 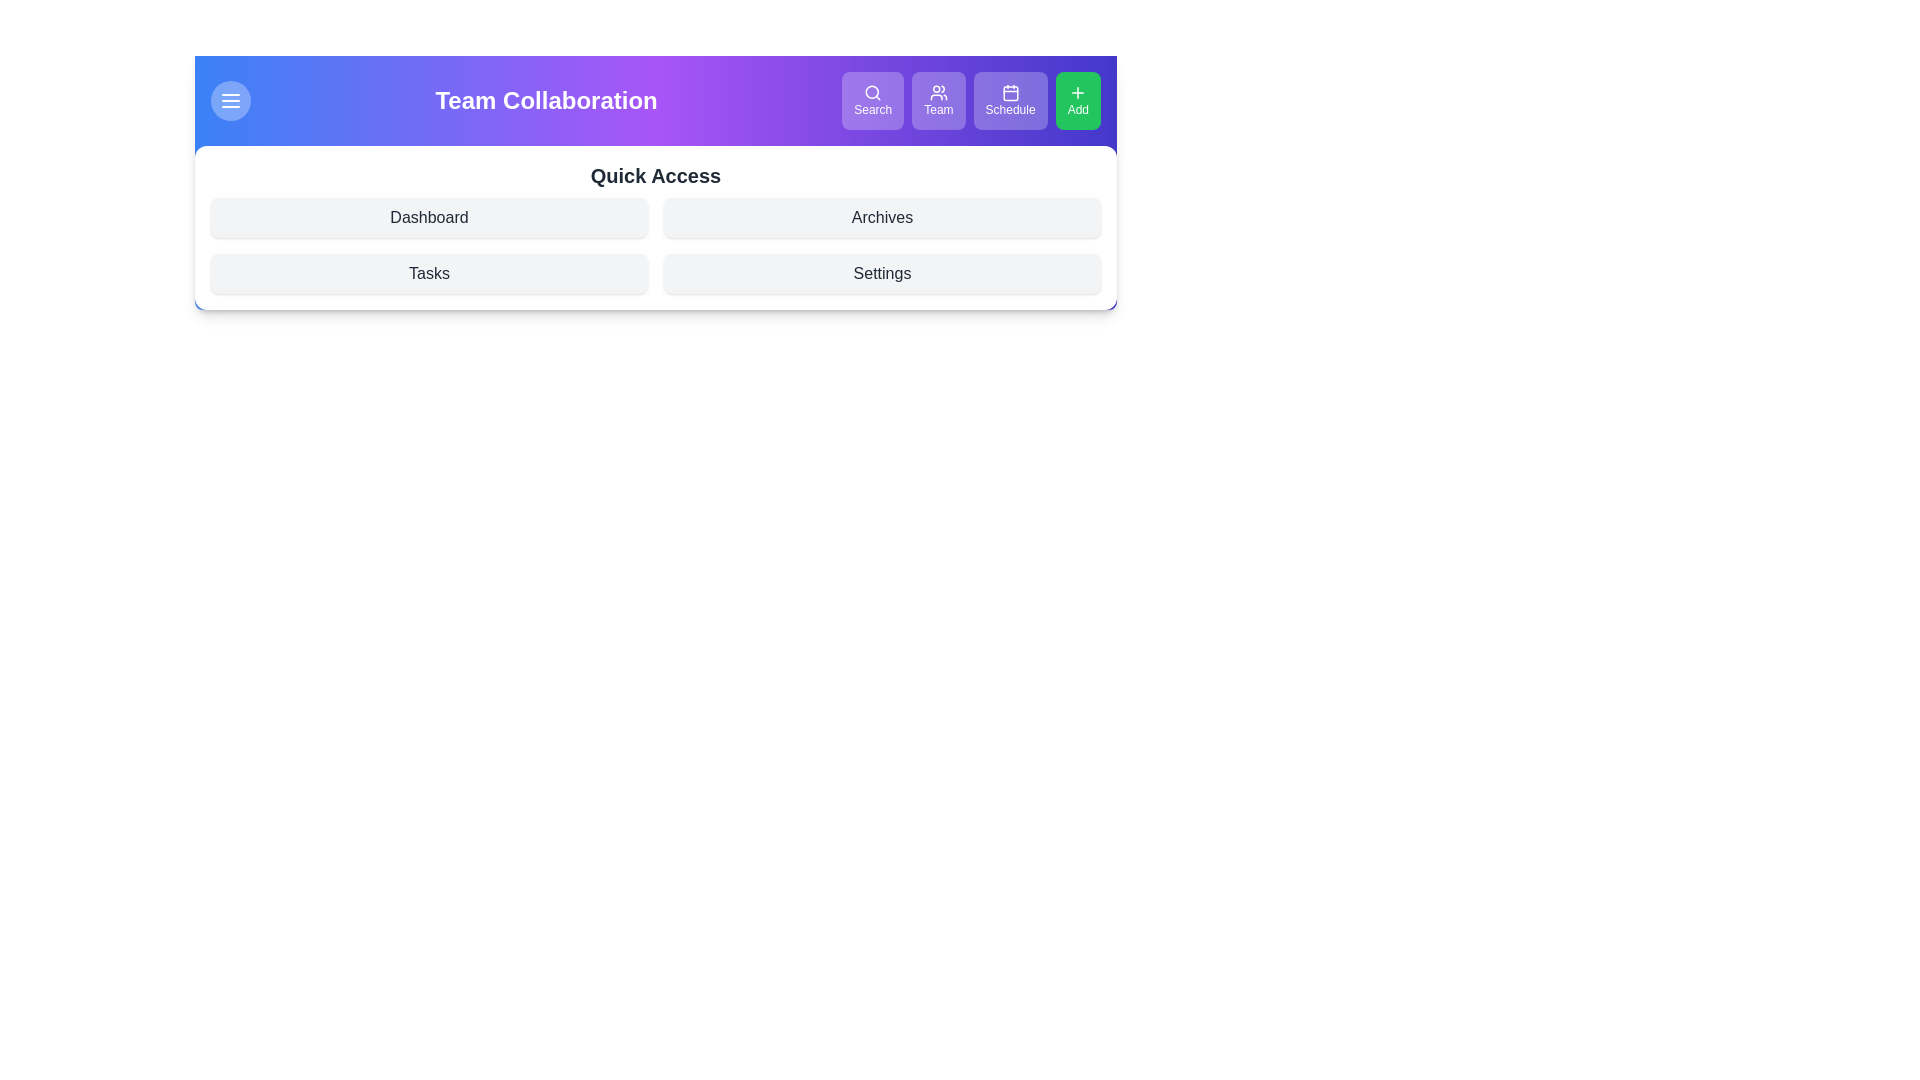 What do you see at coordinates (1077, 100) in the screenshot?
I see `the Add button in the navigation bar` at bounding box center [1077, 100].